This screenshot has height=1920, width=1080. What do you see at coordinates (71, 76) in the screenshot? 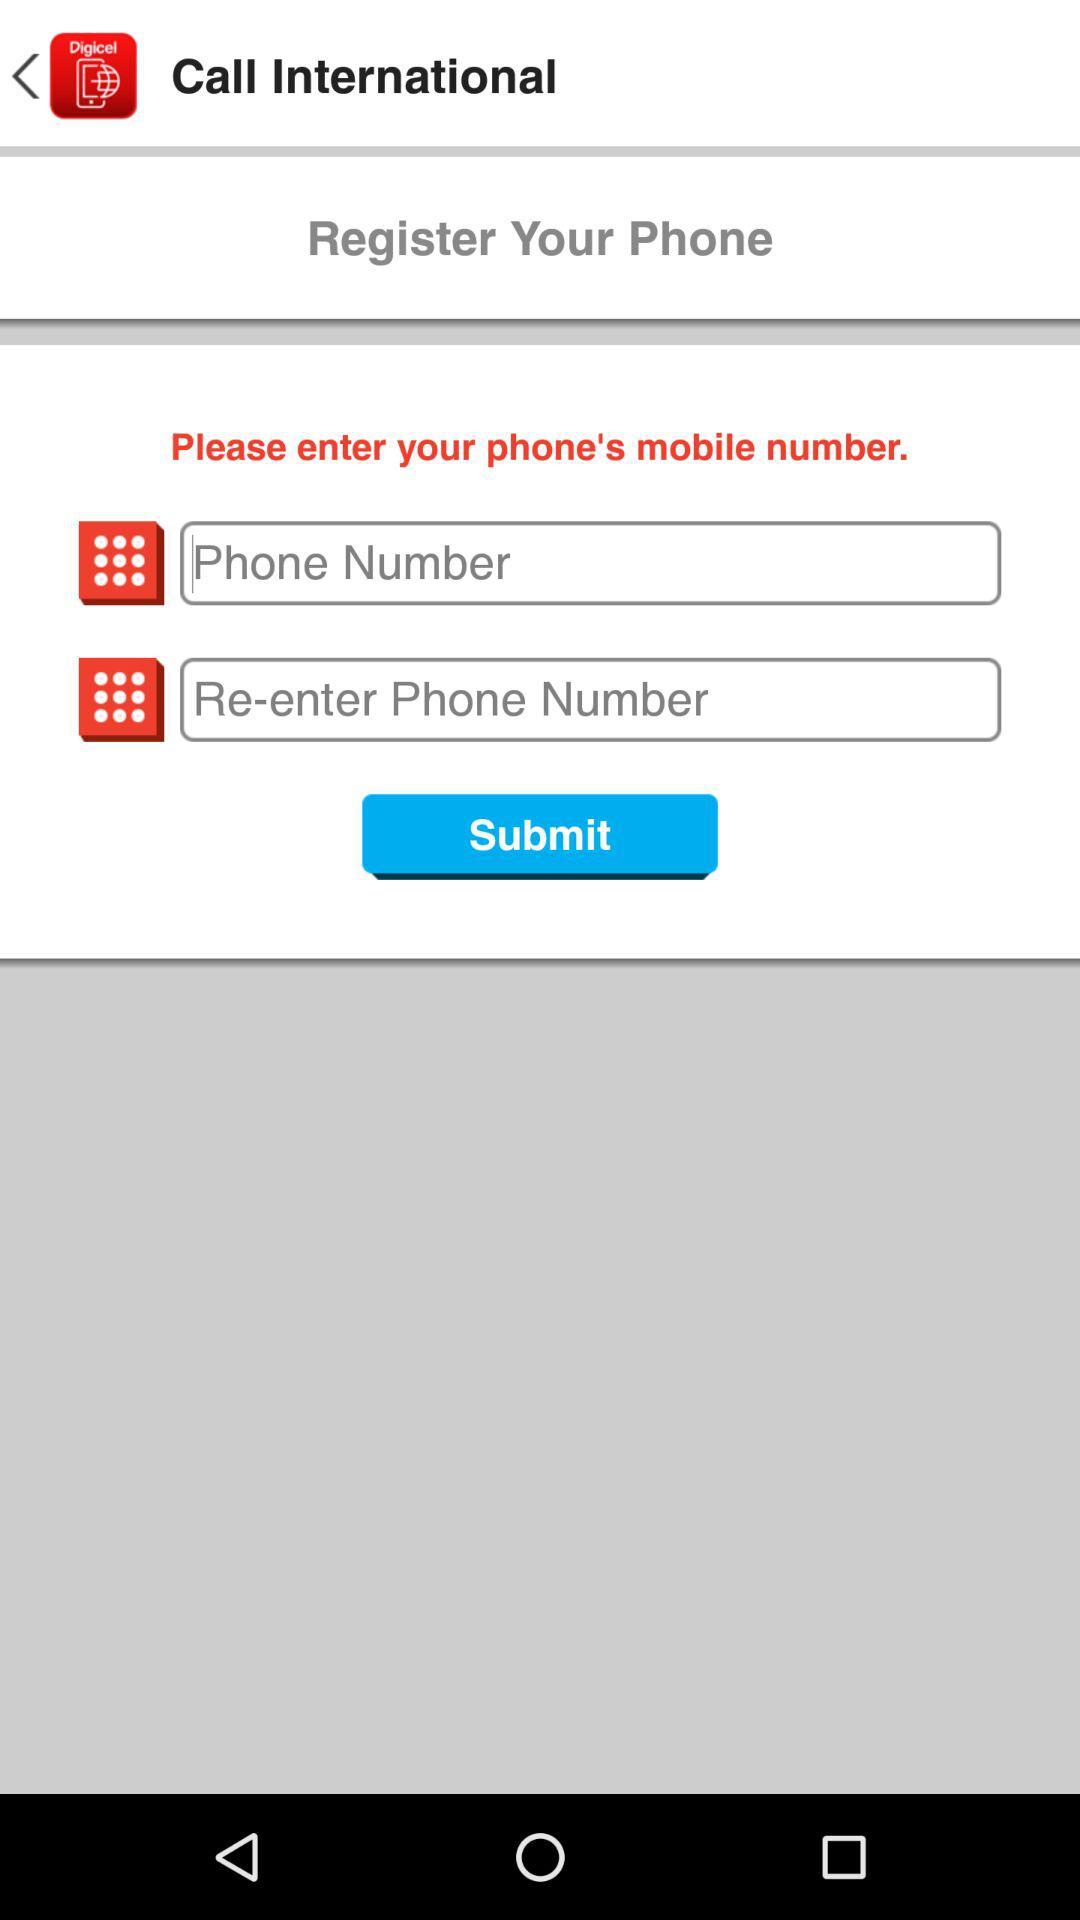
I see `go back` at bounding box center [71, 76].